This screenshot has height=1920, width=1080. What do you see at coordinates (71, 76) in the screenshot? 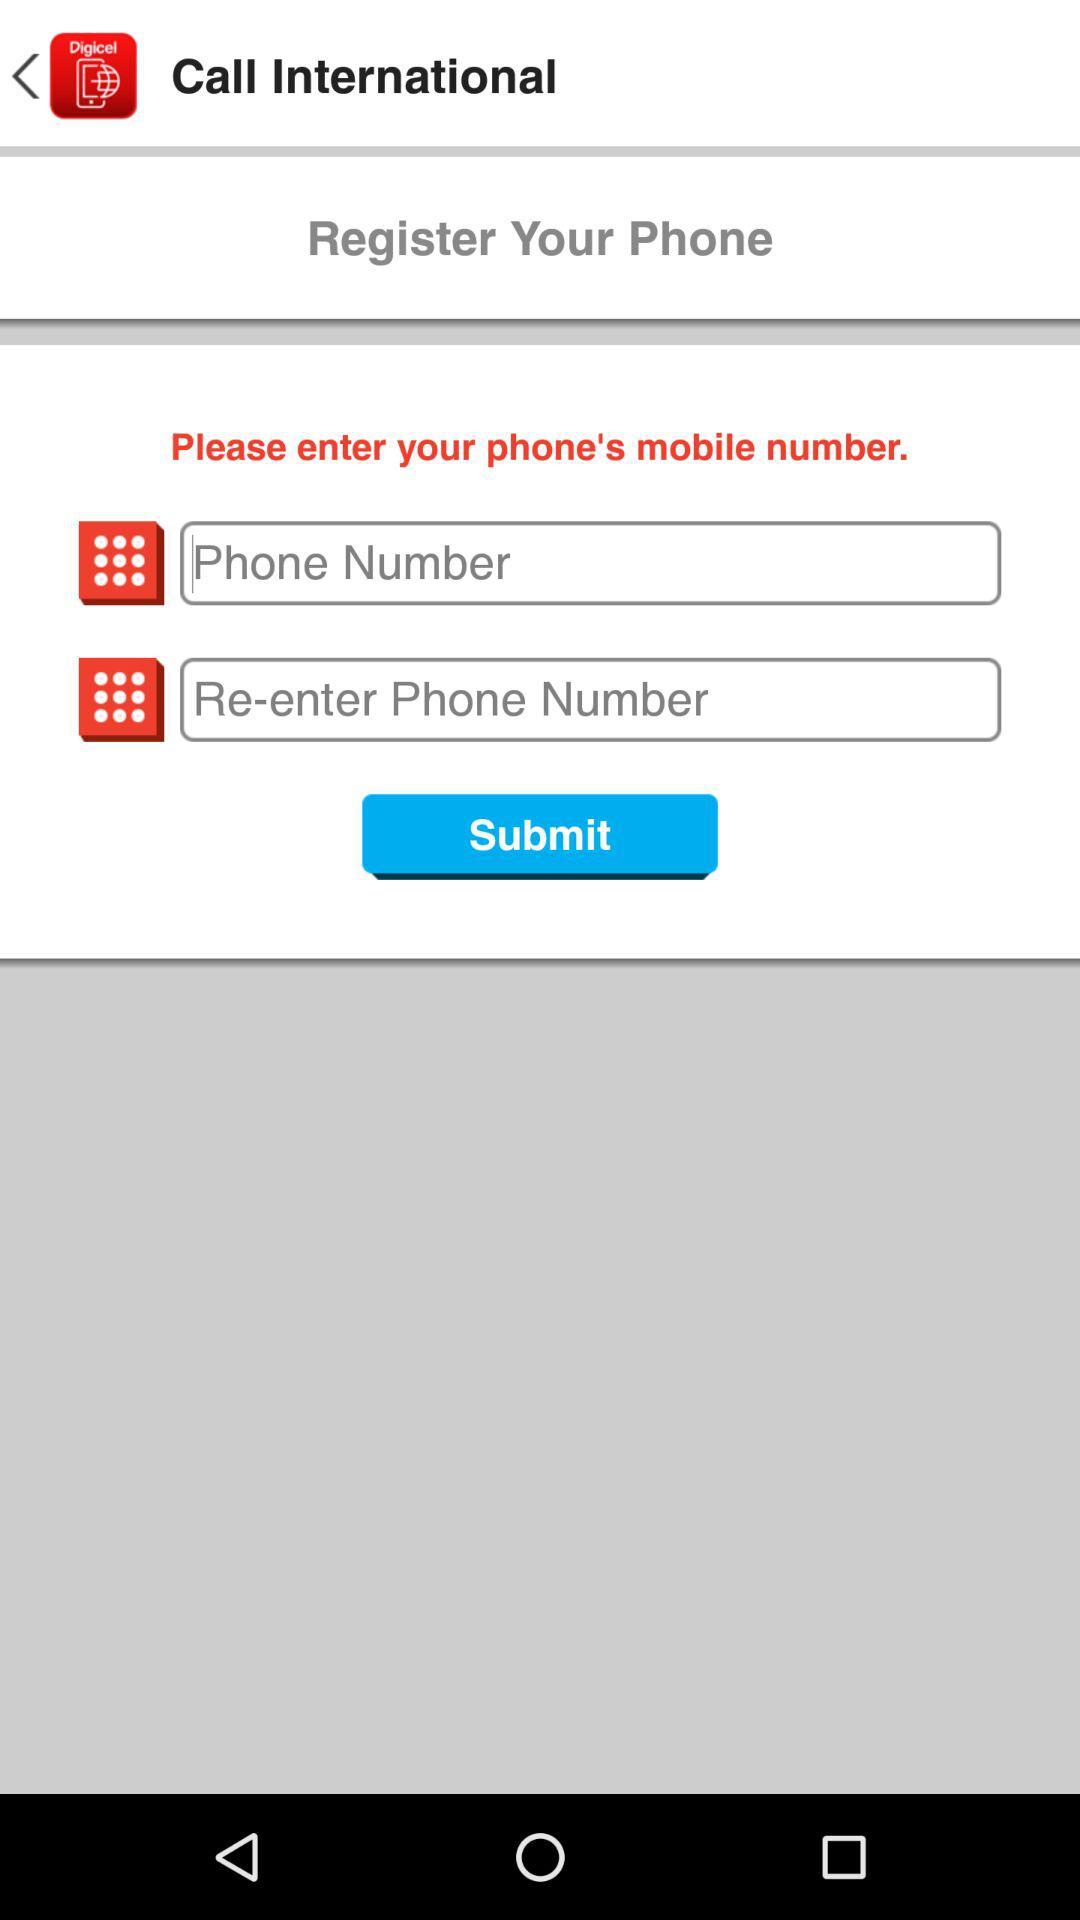
I see `go back` at bounding box center [71, 76].